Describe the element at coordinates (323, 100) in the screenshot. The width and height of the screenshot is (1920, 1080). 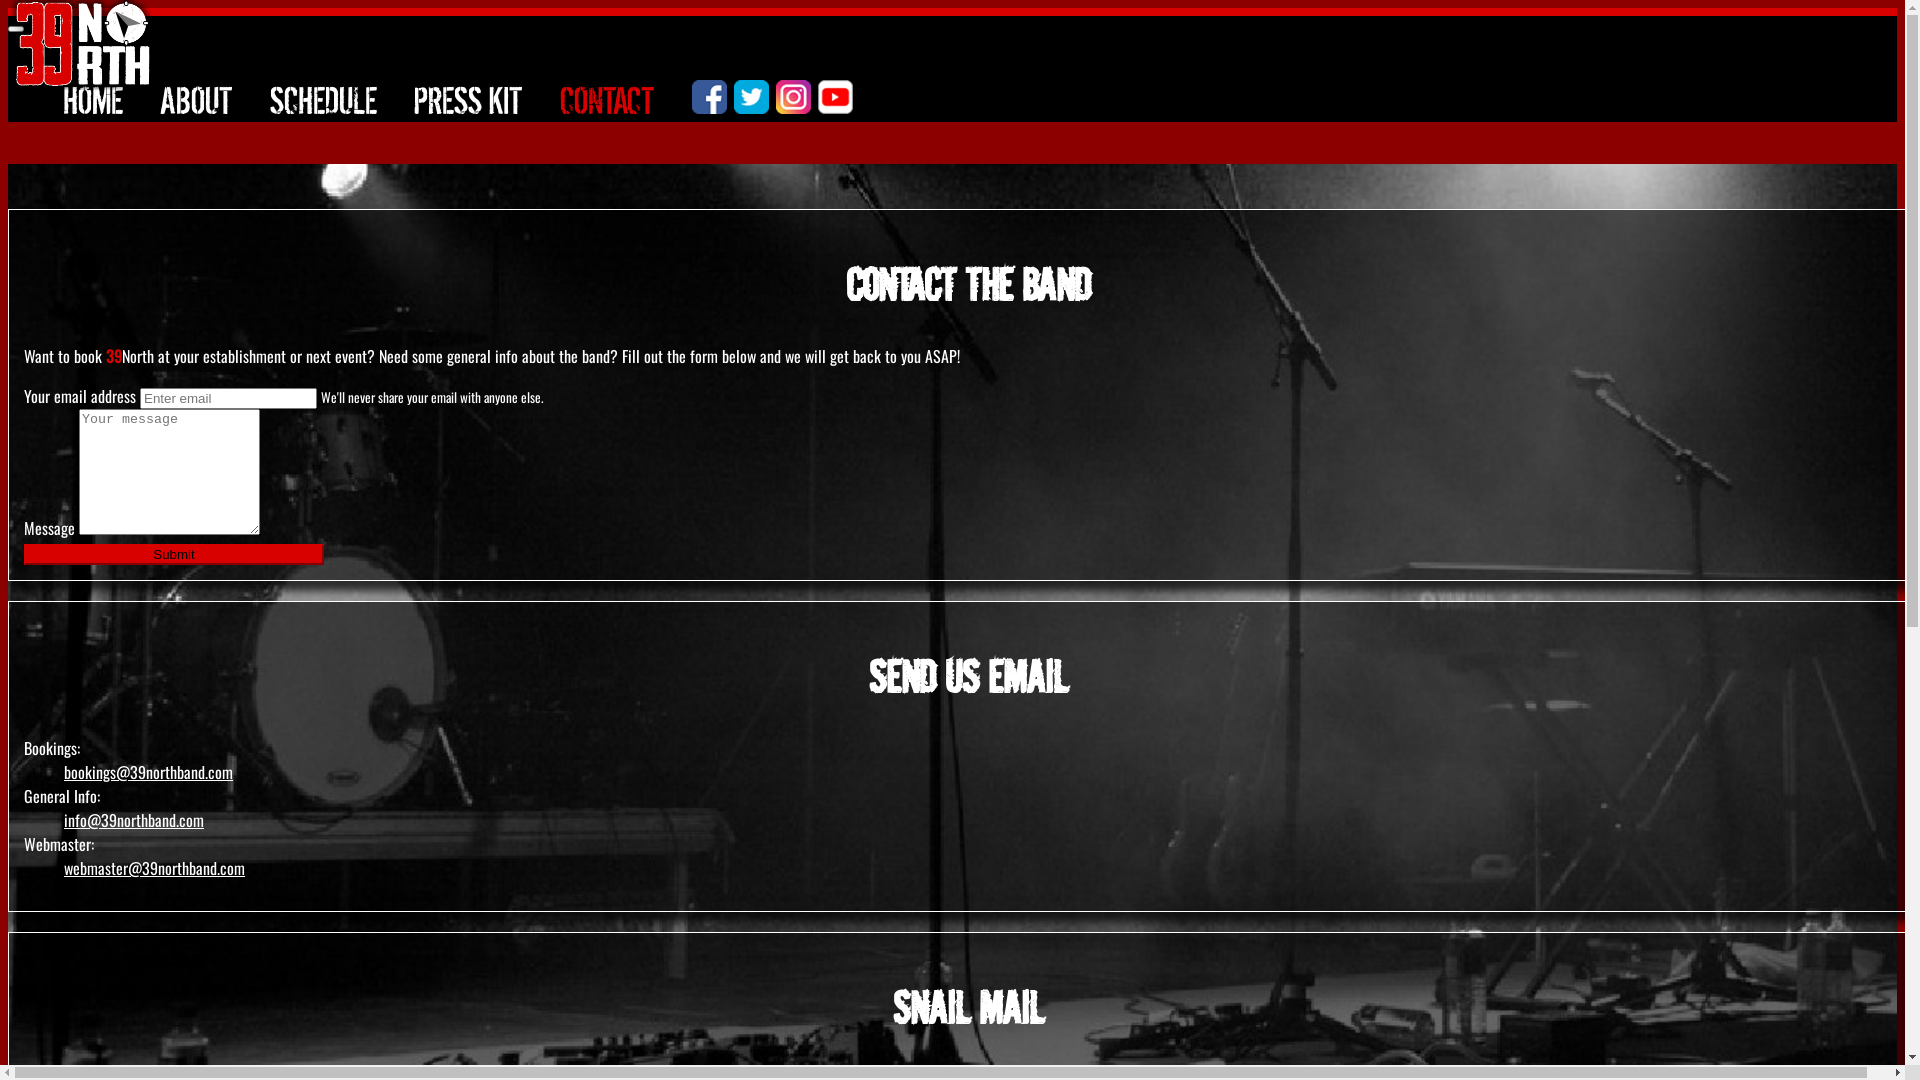
I see `'SCHEDULE'` at that location.